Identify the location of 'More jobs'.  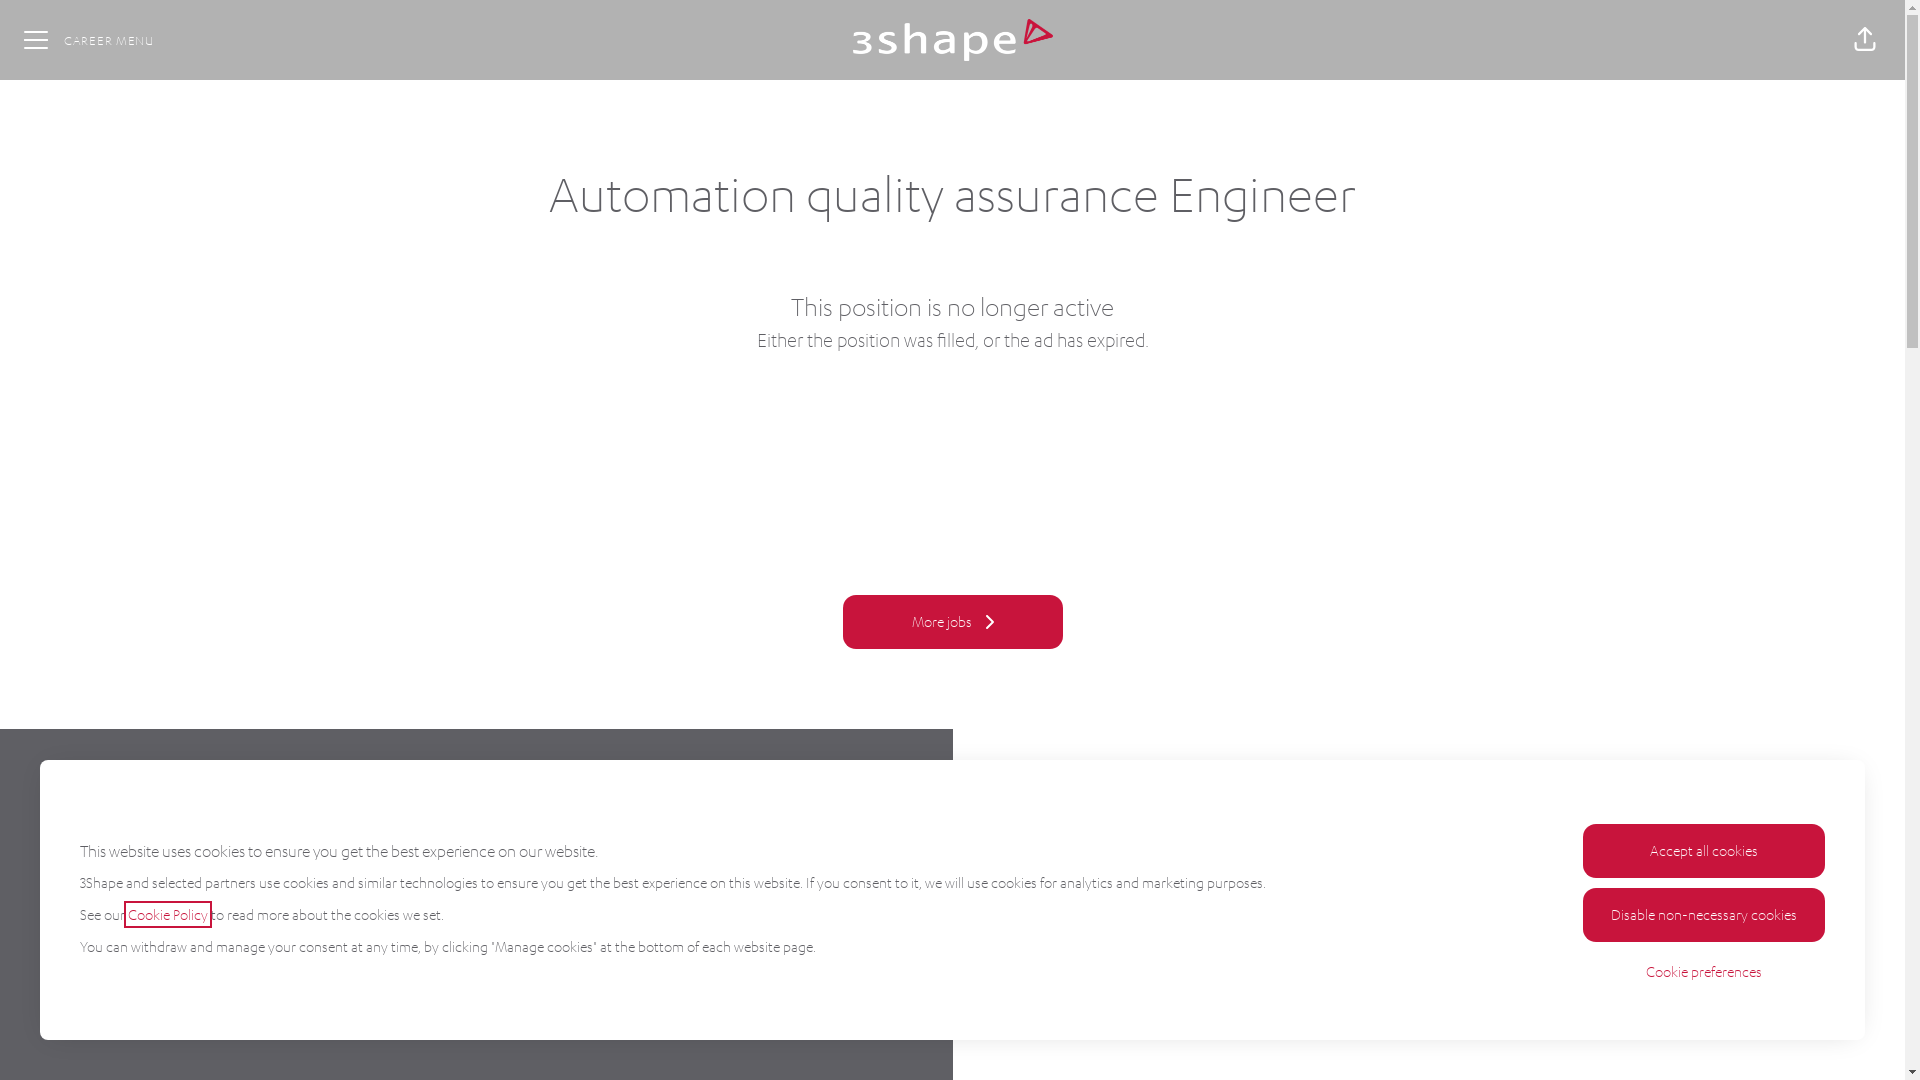
(841, 620).